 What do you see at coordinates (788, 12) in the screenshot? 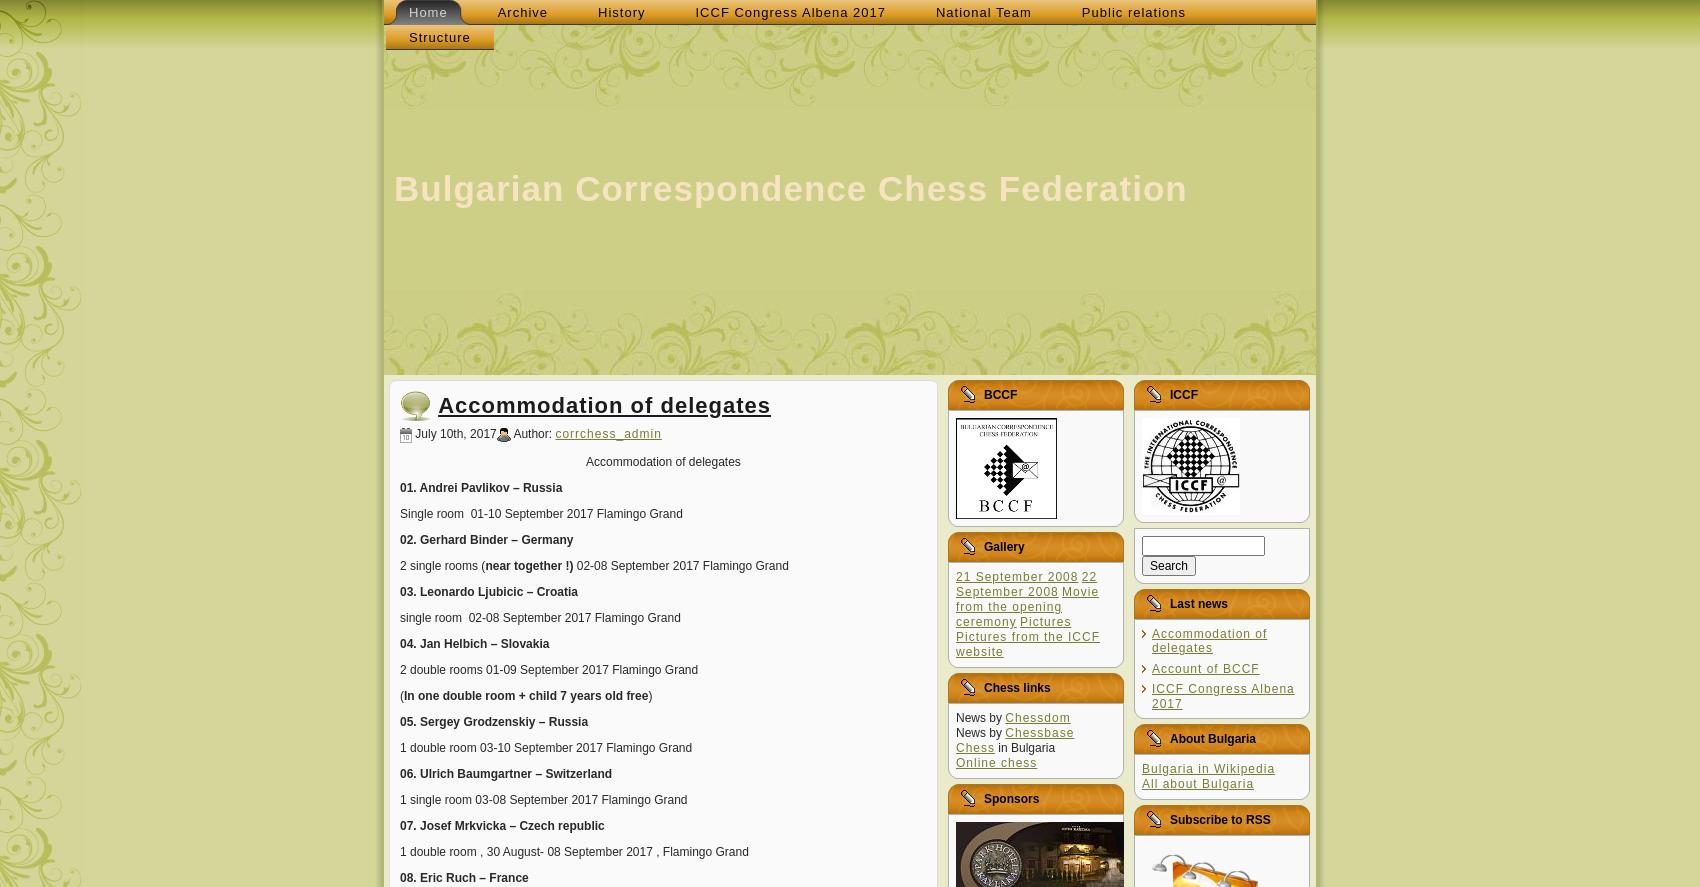
I see `'ICCF Congress Albena 2017'` at bounding box center [788, 12].